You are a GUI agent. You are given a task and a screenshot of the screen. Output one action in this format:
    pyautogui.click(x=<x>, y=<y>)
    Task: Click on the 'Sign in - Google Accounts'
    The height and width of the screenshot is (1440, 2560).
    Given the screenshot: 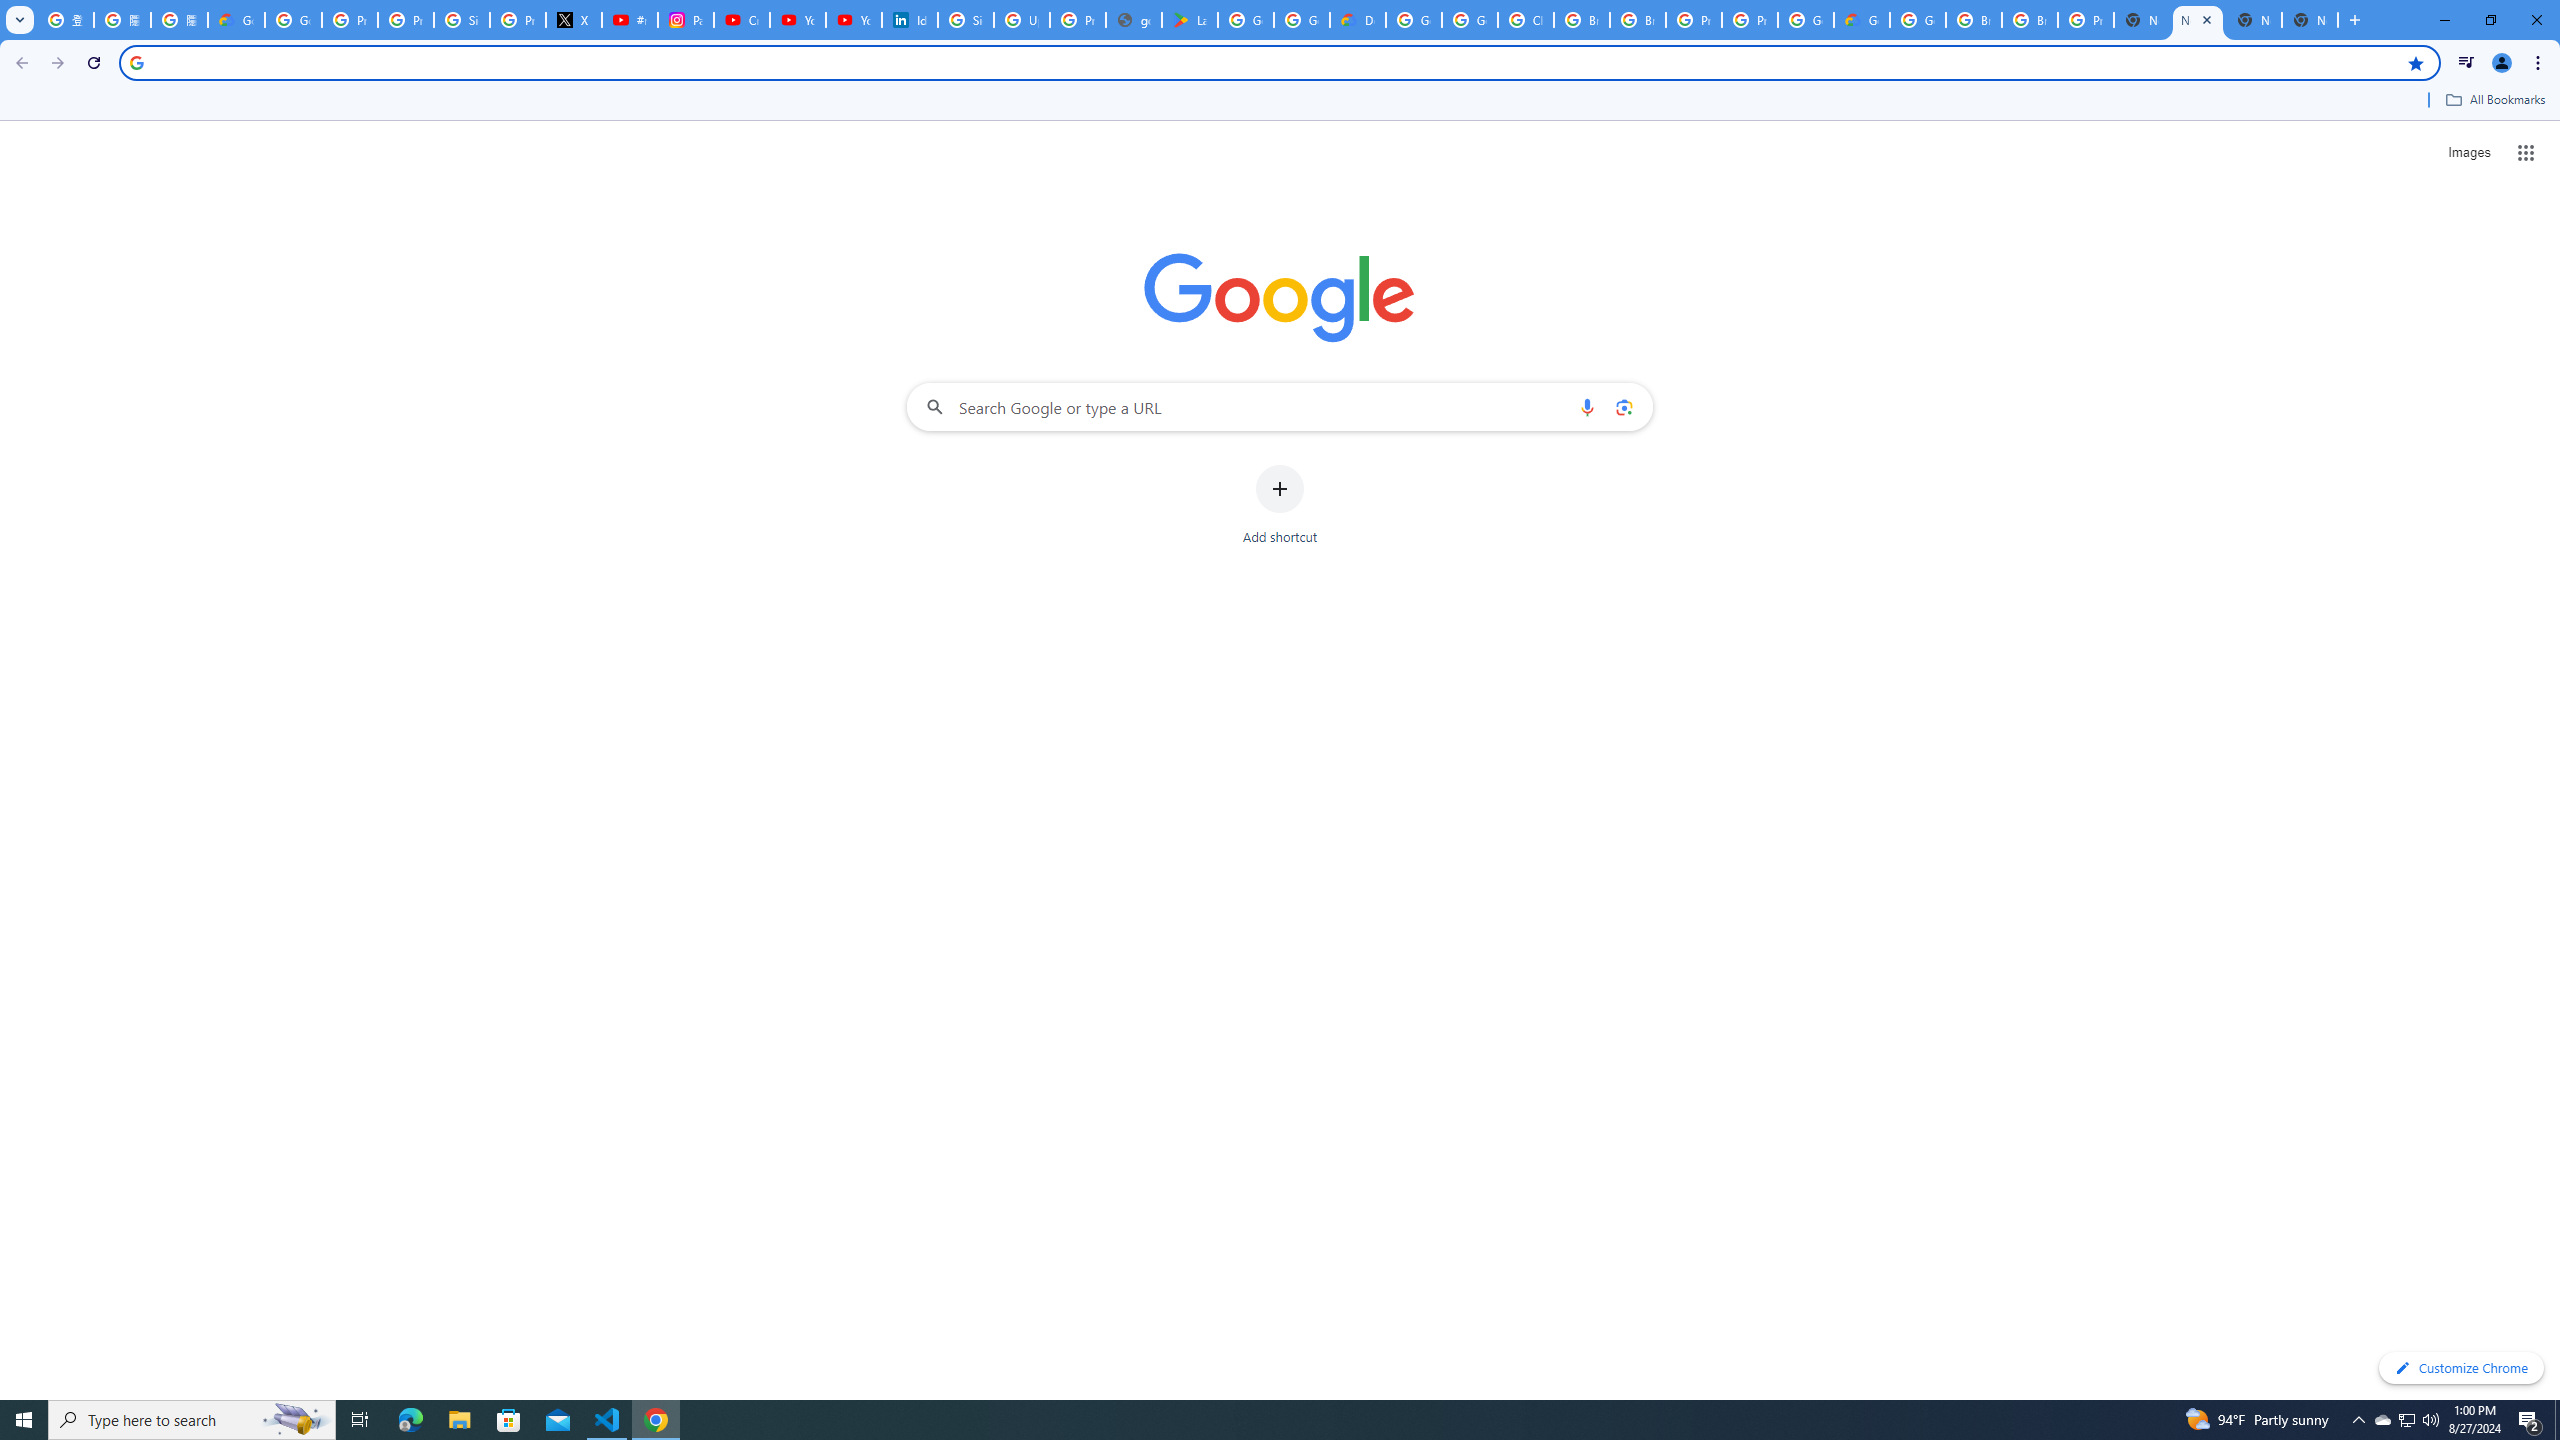 What is the action you would take?
    pyautogui.click(x=966, y=19)
    